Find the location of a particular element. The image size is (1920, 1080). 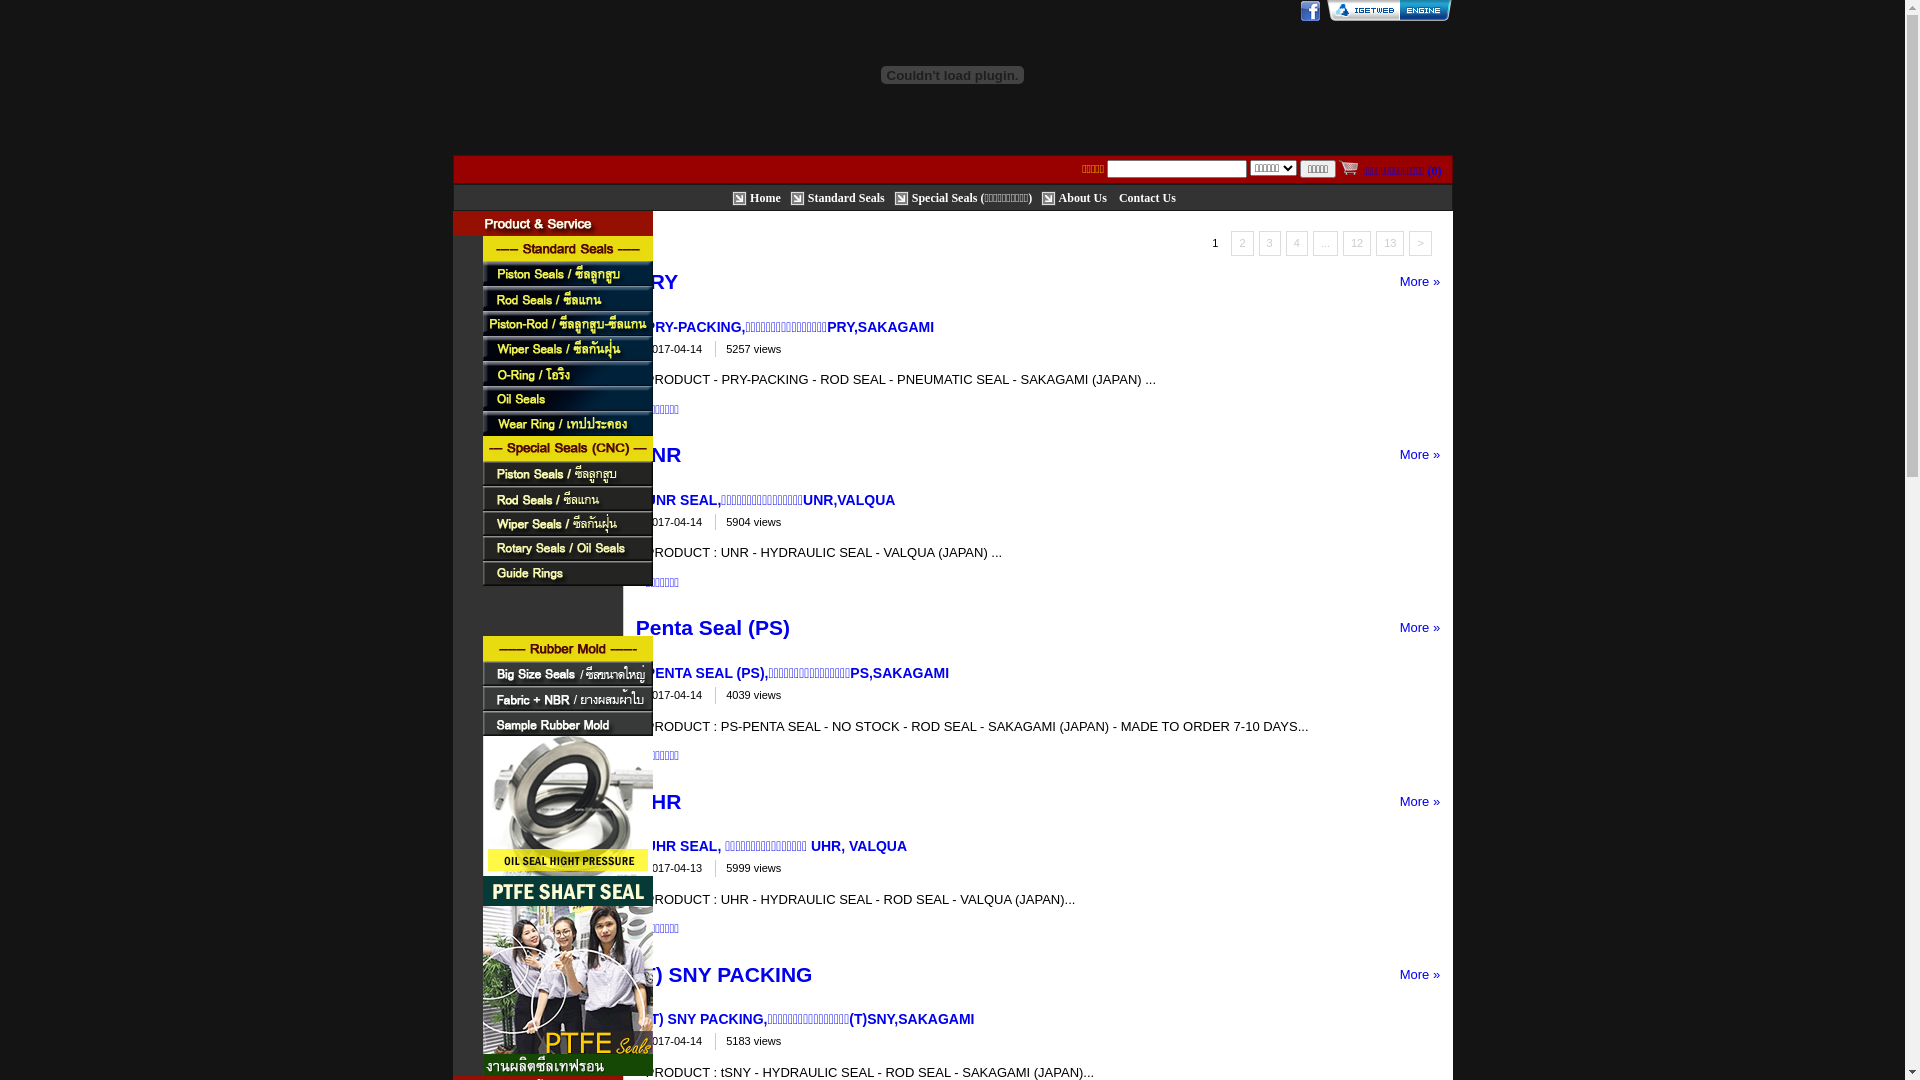

'12' is located at coordinates (1357, 242).